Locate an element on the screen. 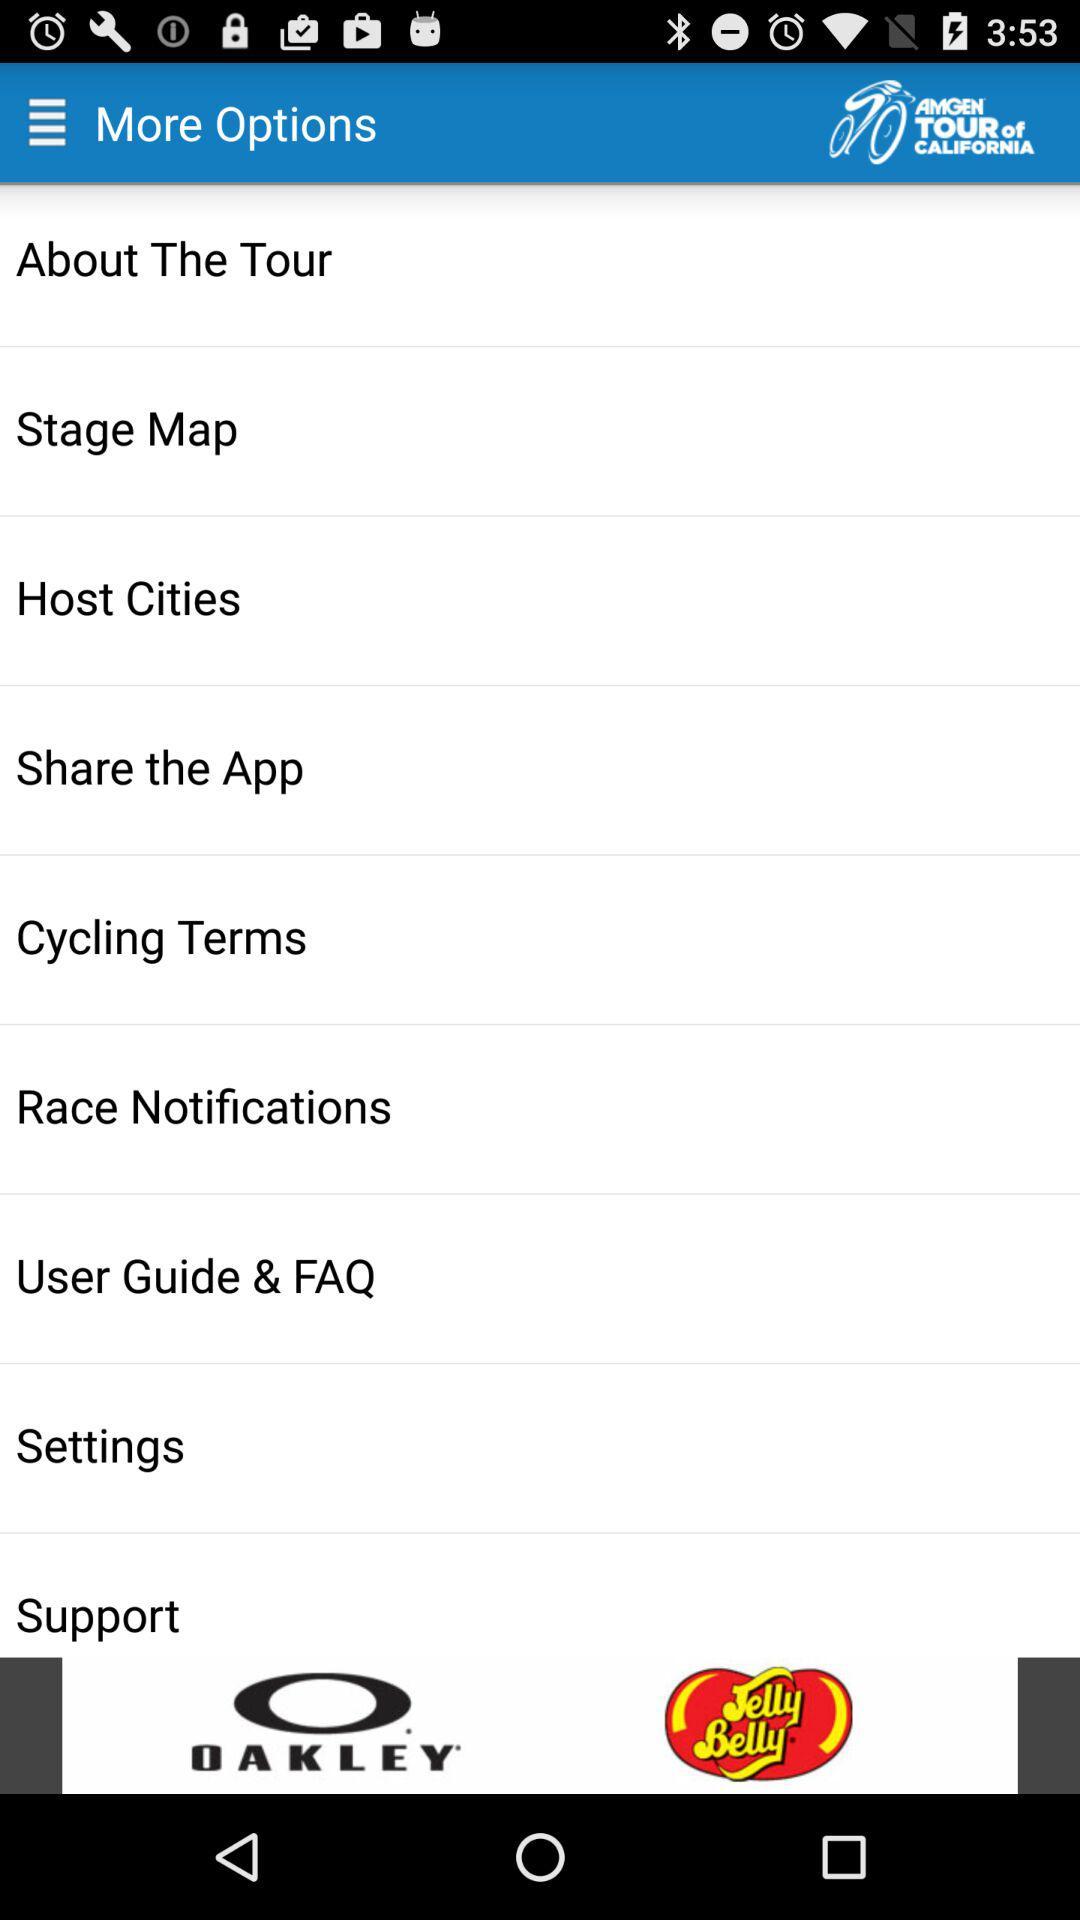 The width and height of the screenshot is (1080, 1920). angel tour of california is located at coordinates (953, 121).